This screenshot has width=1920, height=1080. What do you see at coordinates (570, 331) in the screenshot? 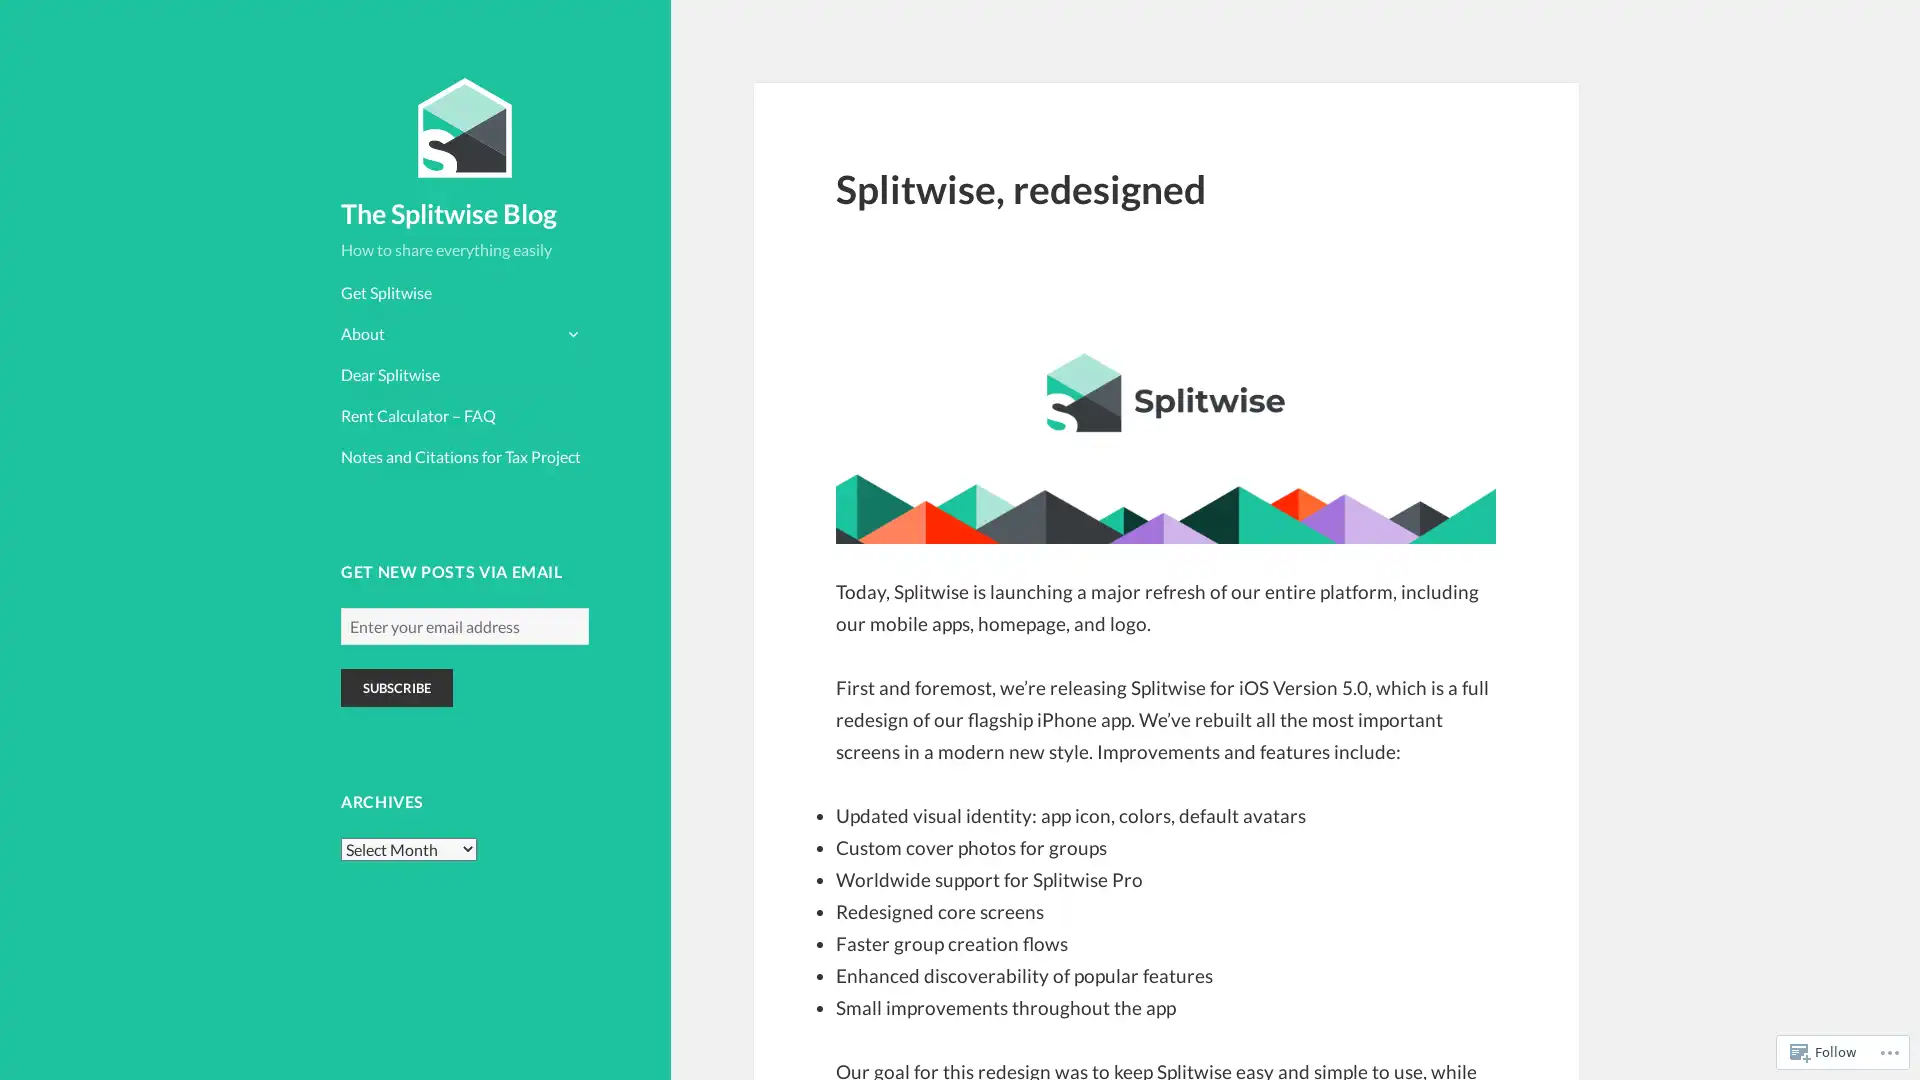
I see `expand child menu` at bounding box center [570, 331].